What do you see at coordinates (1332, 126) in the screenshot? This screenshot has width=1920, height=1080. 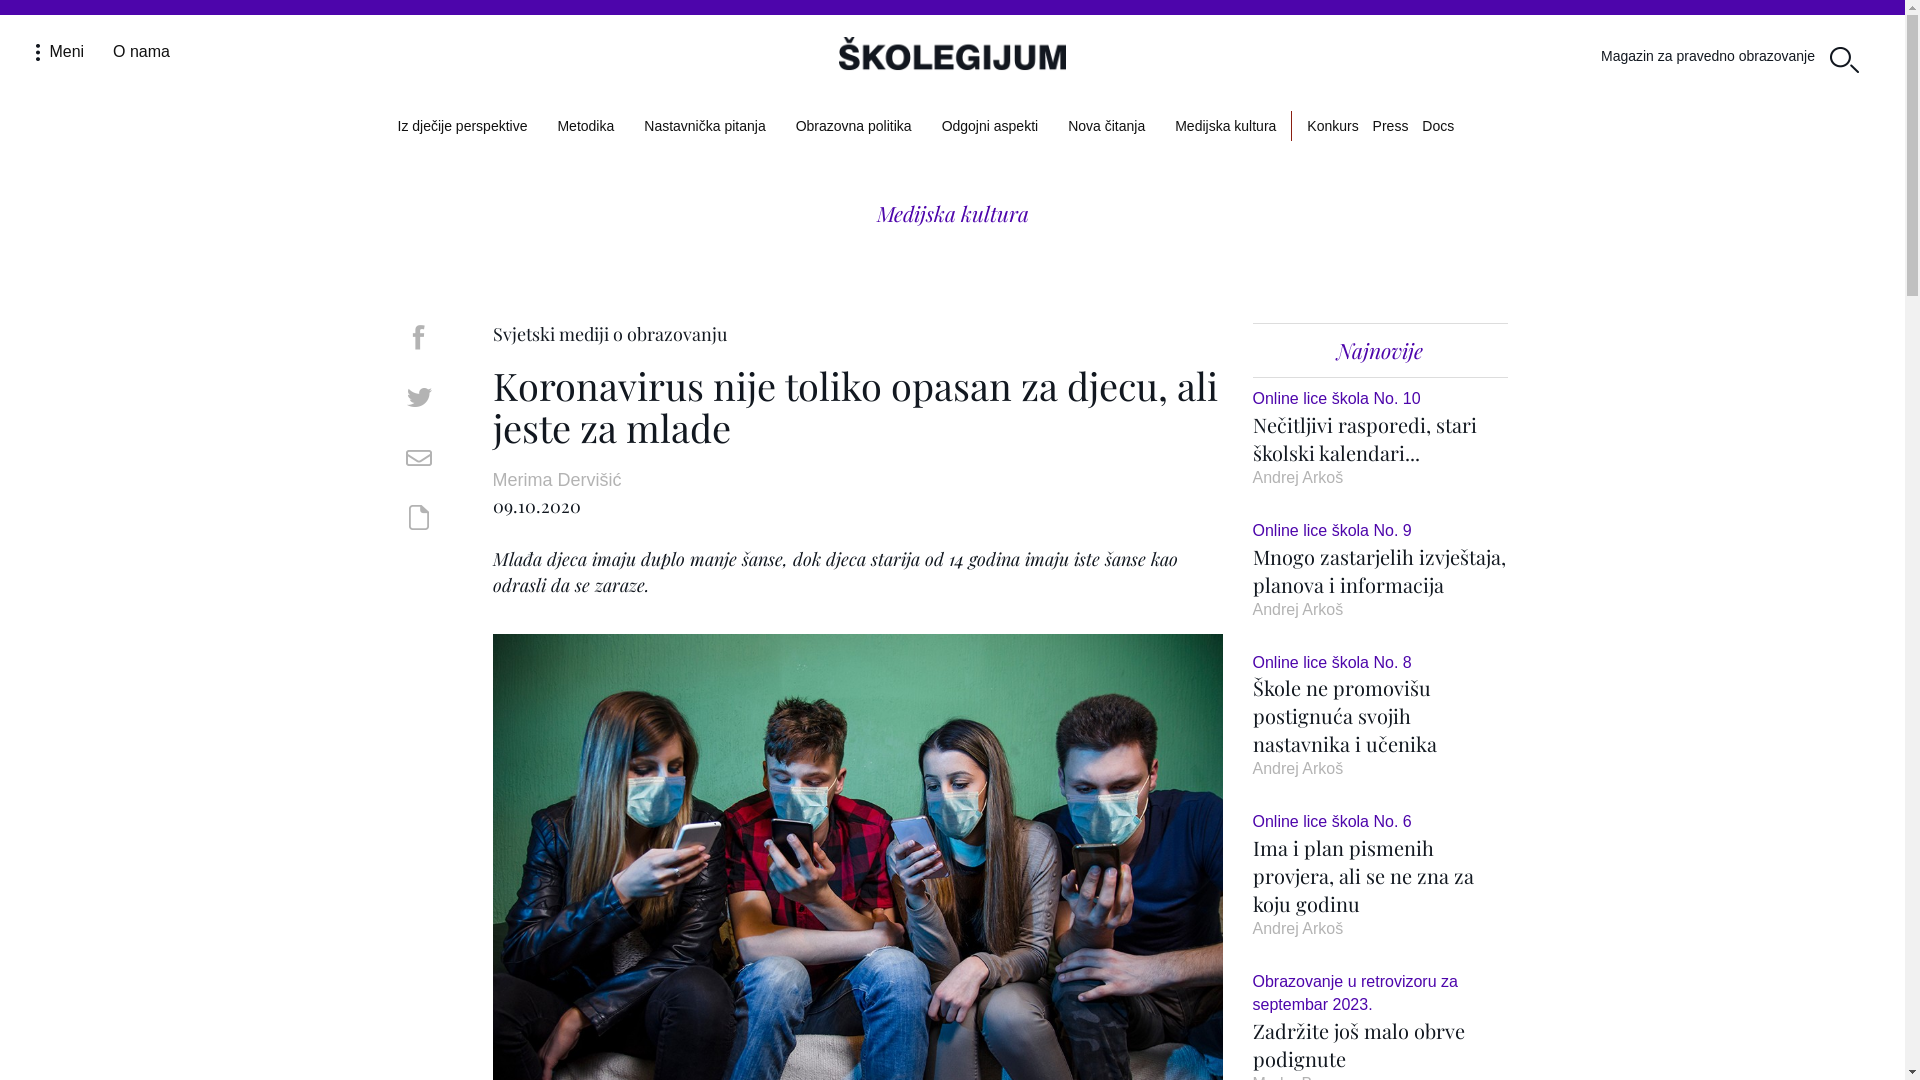 I see `'Konkurs'` at bounding box center [1332, 126].